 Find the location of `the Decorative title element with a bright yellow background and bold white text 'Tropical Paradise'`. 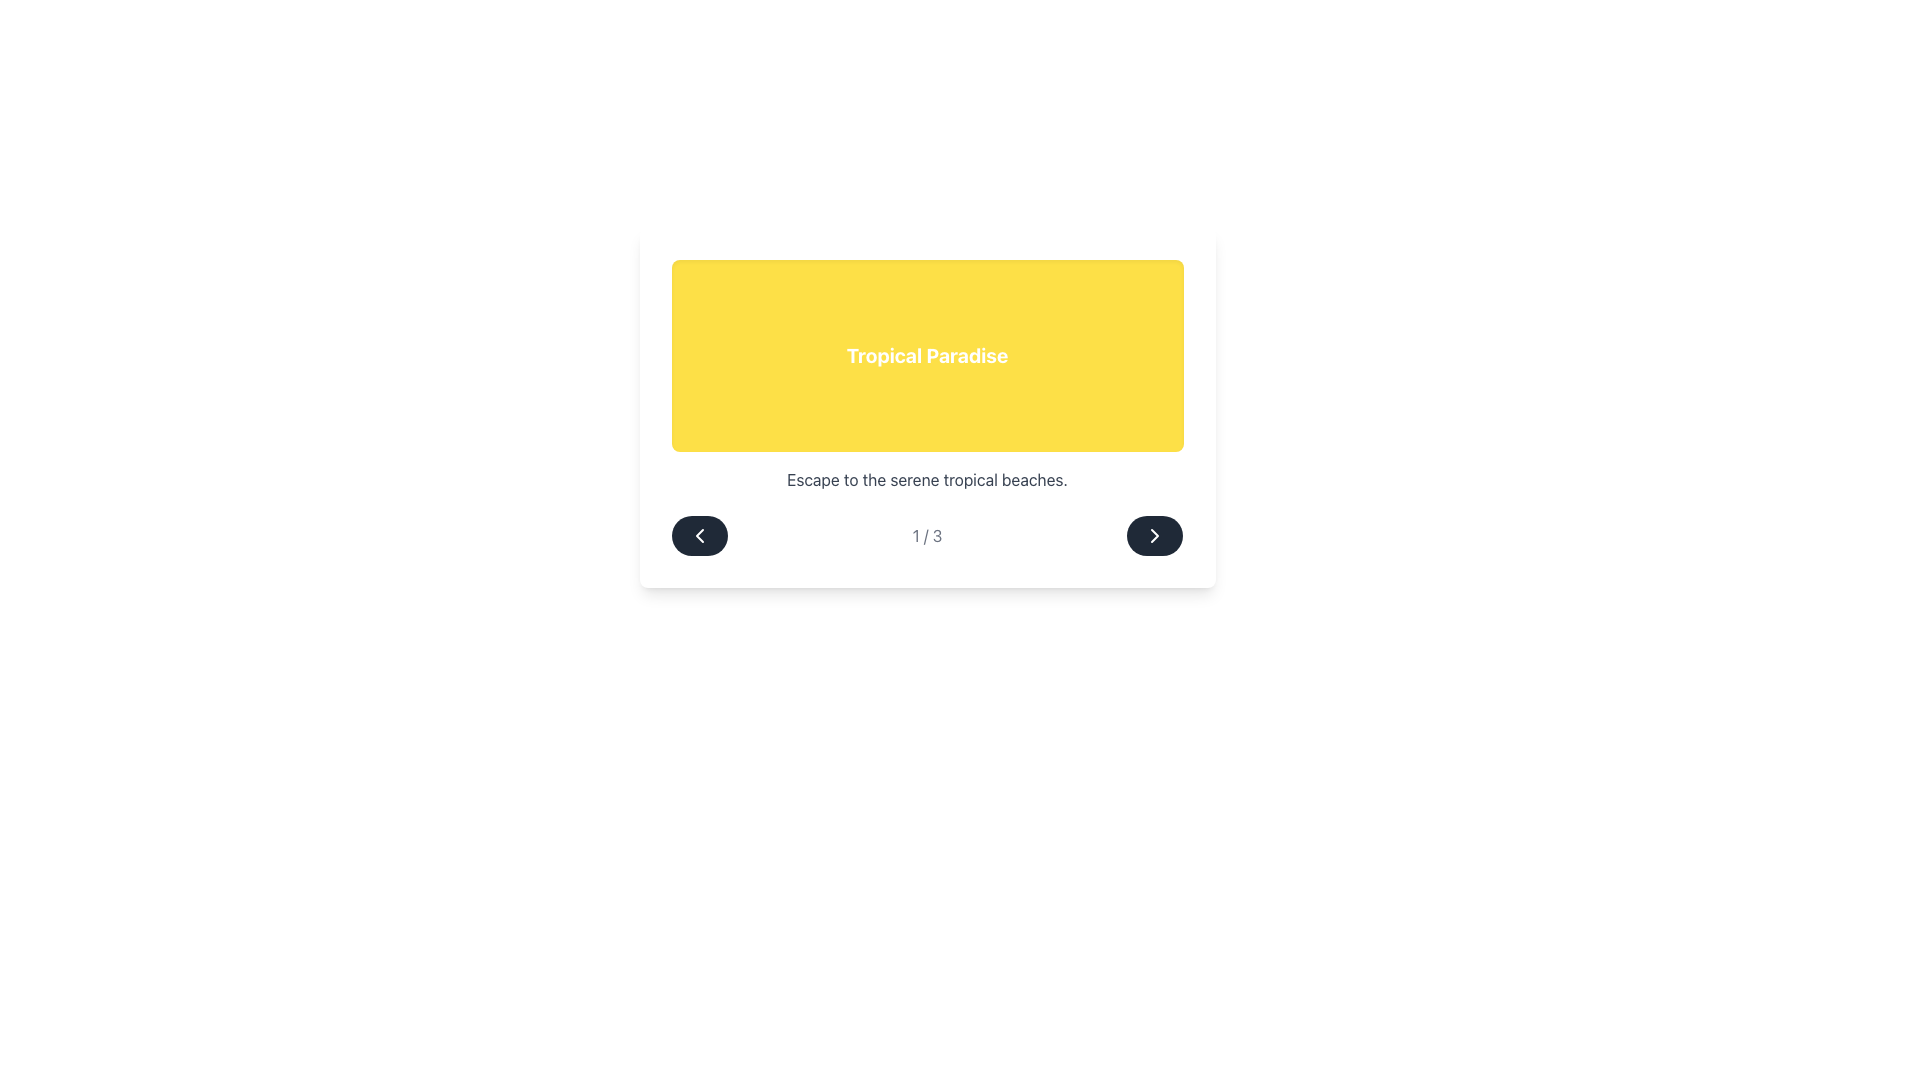

the Decorative title element with a bright yellow background and bold white text 'Tropical Paradise' is located at coordinates (926, 354).